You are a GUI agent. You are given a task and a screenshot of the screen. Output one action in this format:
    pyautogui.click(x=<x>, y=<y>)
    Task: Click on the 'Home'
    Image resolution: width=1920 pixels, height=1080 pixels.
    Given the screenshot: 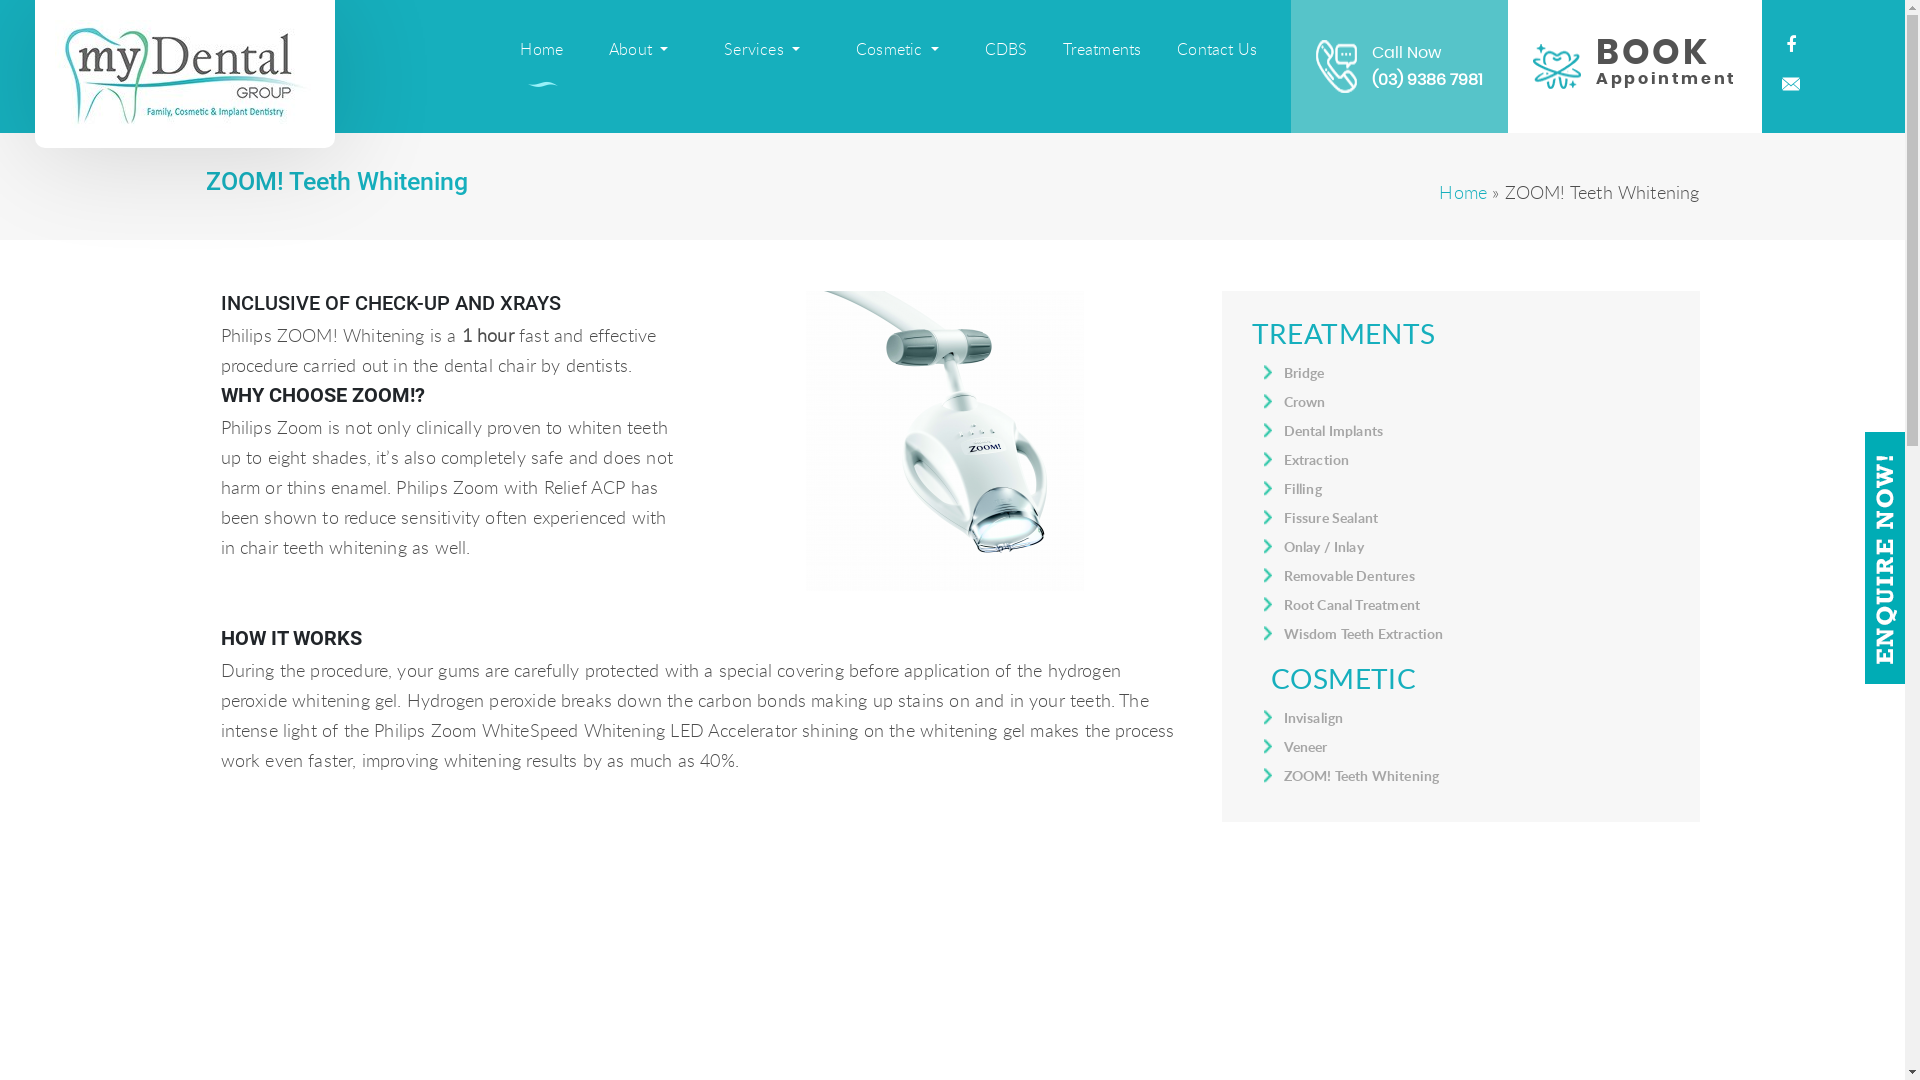 What is the action you would take?
    pyautogui.click(x=541, y=48)
    